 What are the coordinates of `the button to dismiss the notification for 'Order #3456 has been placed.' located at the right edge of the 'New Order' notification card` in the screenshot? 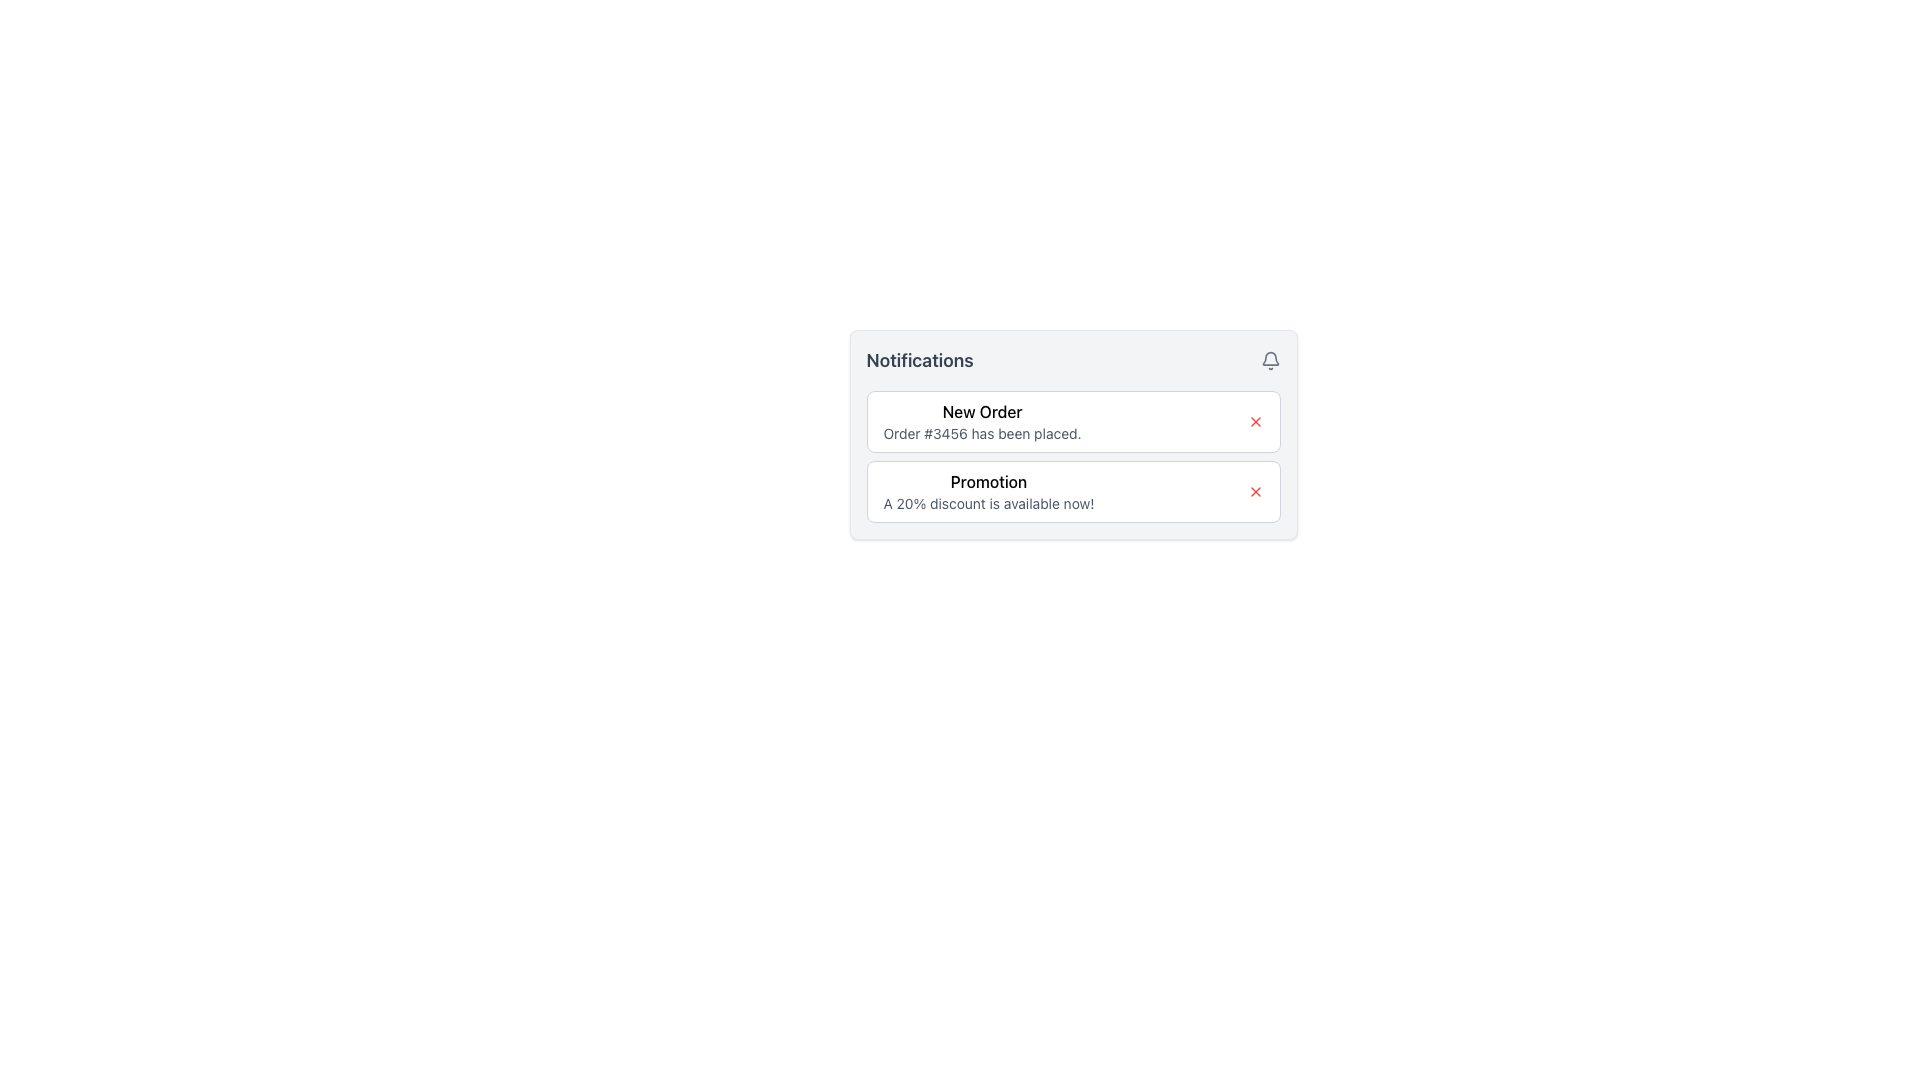 It's located at (1254, 420).